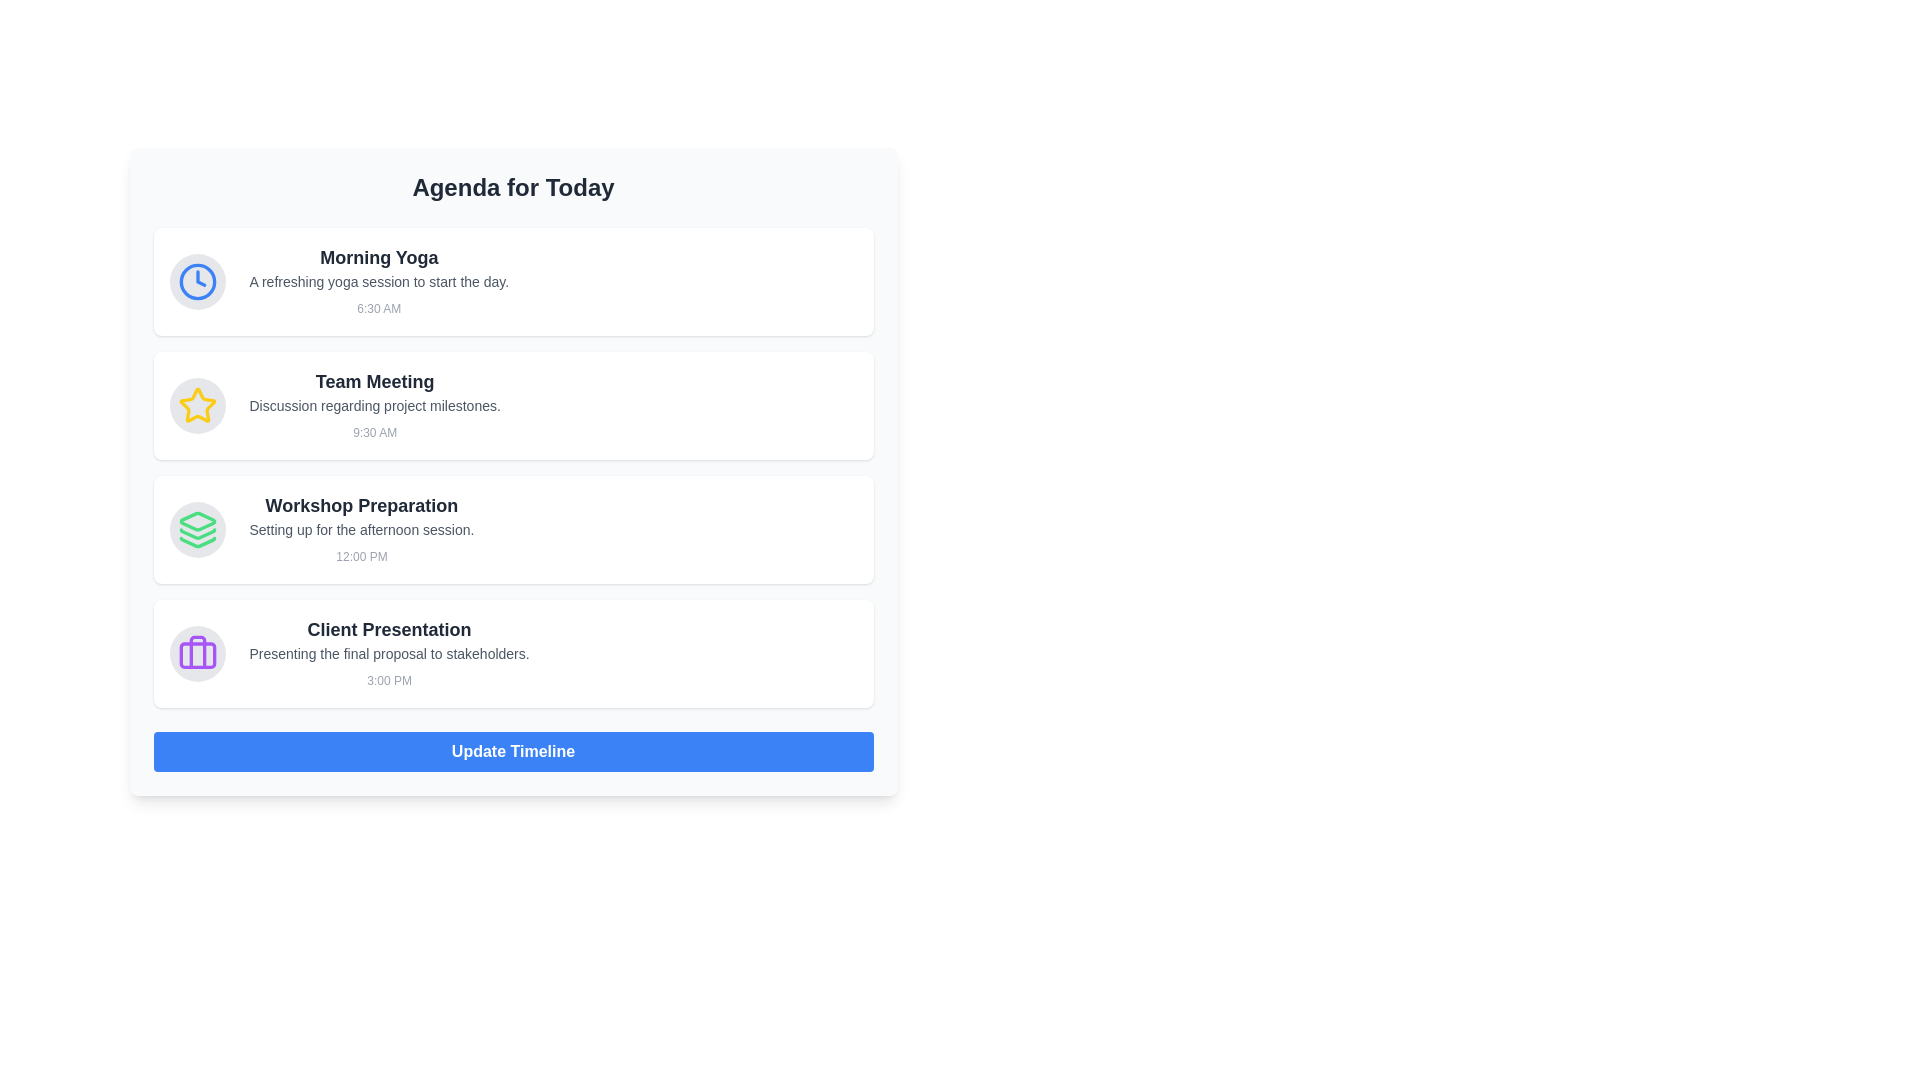  What do you see at coordinates (389, 654) in the screenshot?
I see `the text element displaying 'Presenting the final proposal to stakeholders.' which is located in the bottom card of the agenda list, below 'Client Presentation'` at bounding box center [389, 654].